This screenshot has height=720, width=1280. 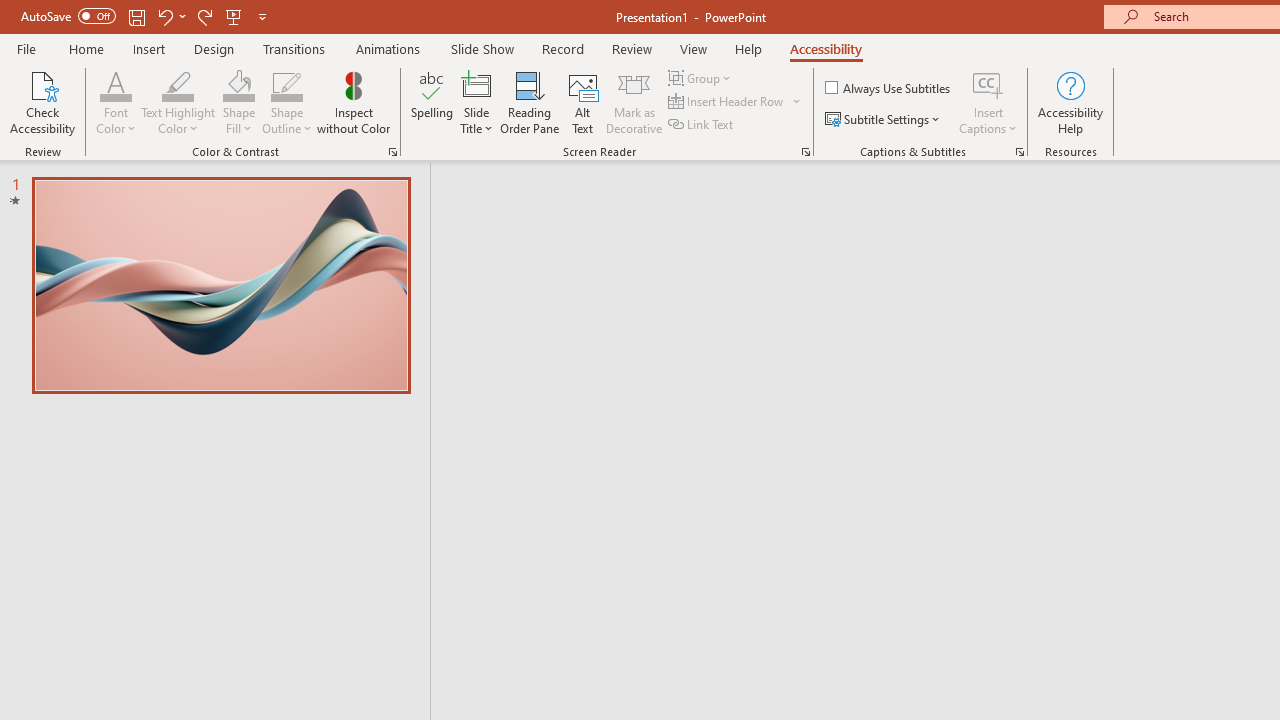 I want to click on 'Subtitle Settings', so click(x=883, y=119).